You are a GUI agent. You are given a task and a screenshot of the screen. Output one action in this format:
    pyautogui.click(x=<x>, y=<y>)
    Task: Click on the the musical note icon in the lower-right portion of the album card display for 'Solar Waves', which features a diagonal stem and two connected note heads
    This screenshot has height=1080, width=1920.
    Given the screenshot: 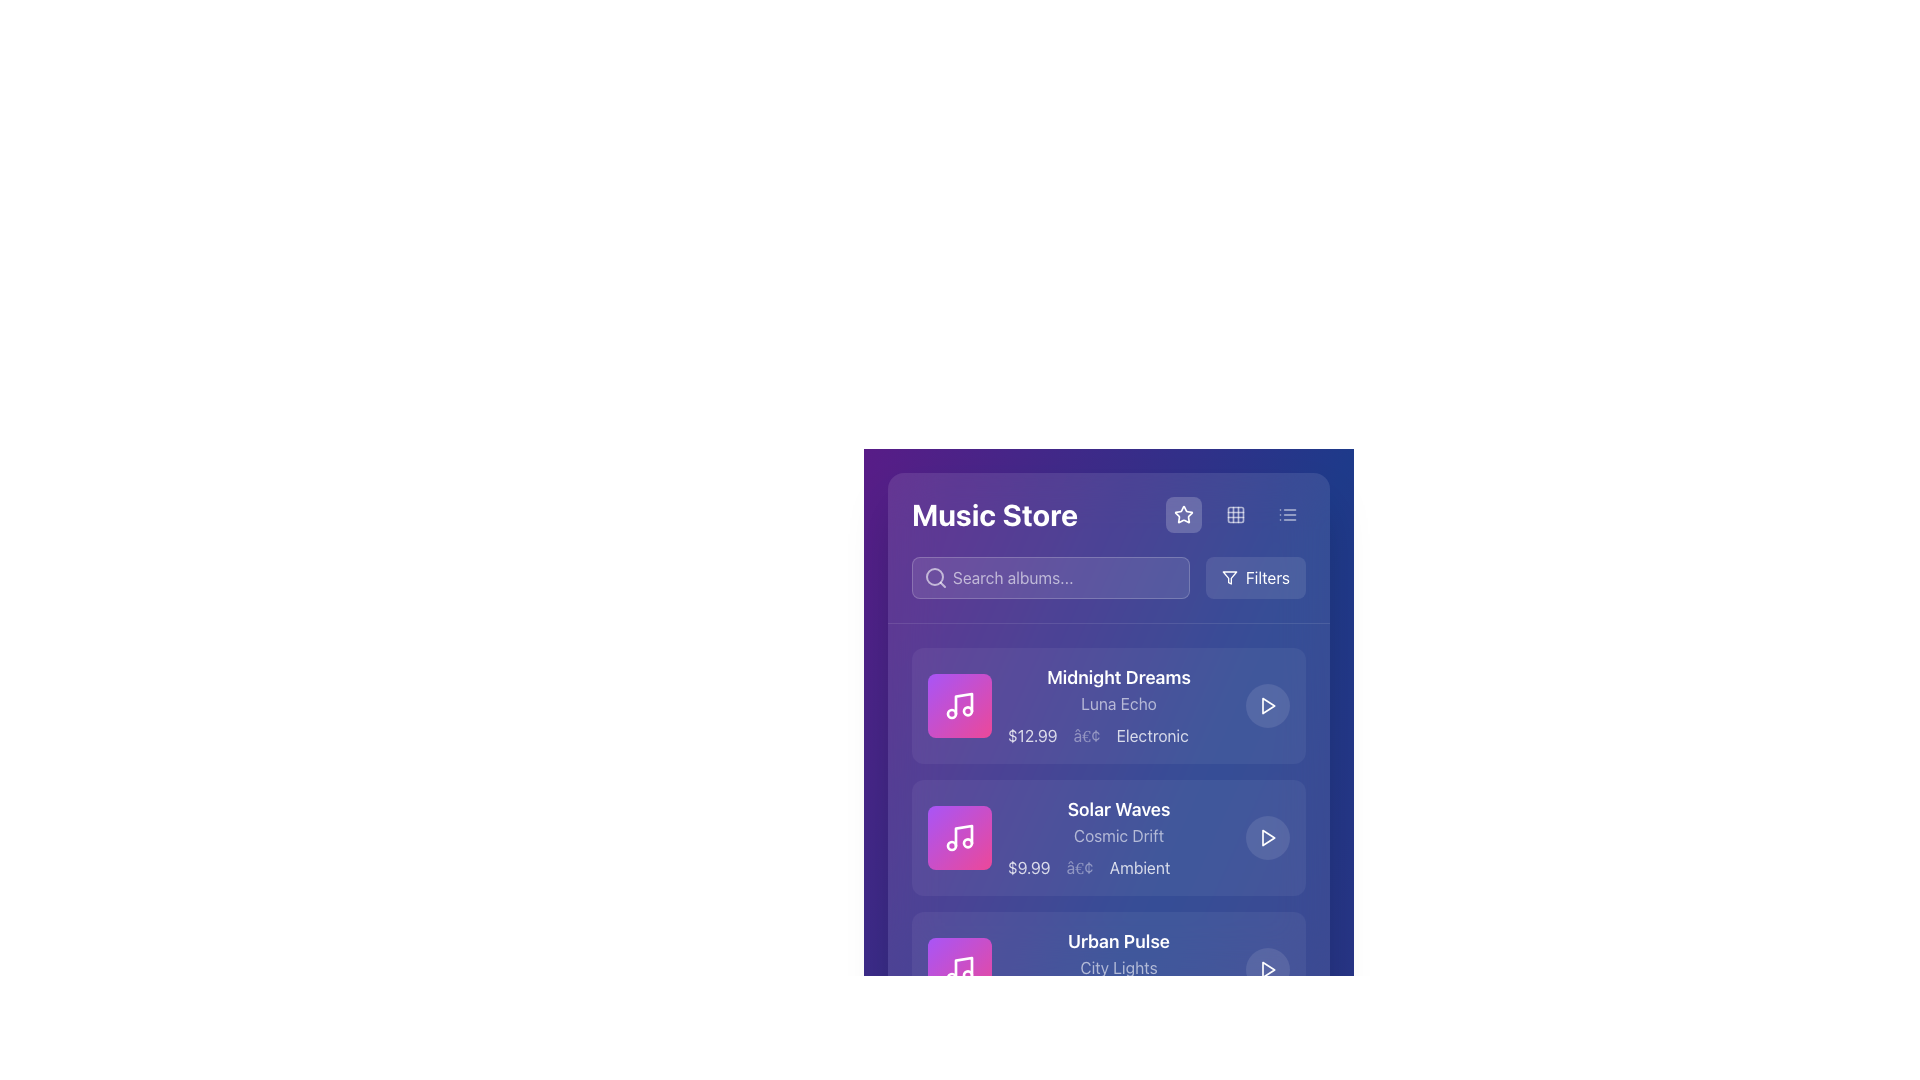 What is the action you would take?
    pyautogui.click(x=964, y=836)
    